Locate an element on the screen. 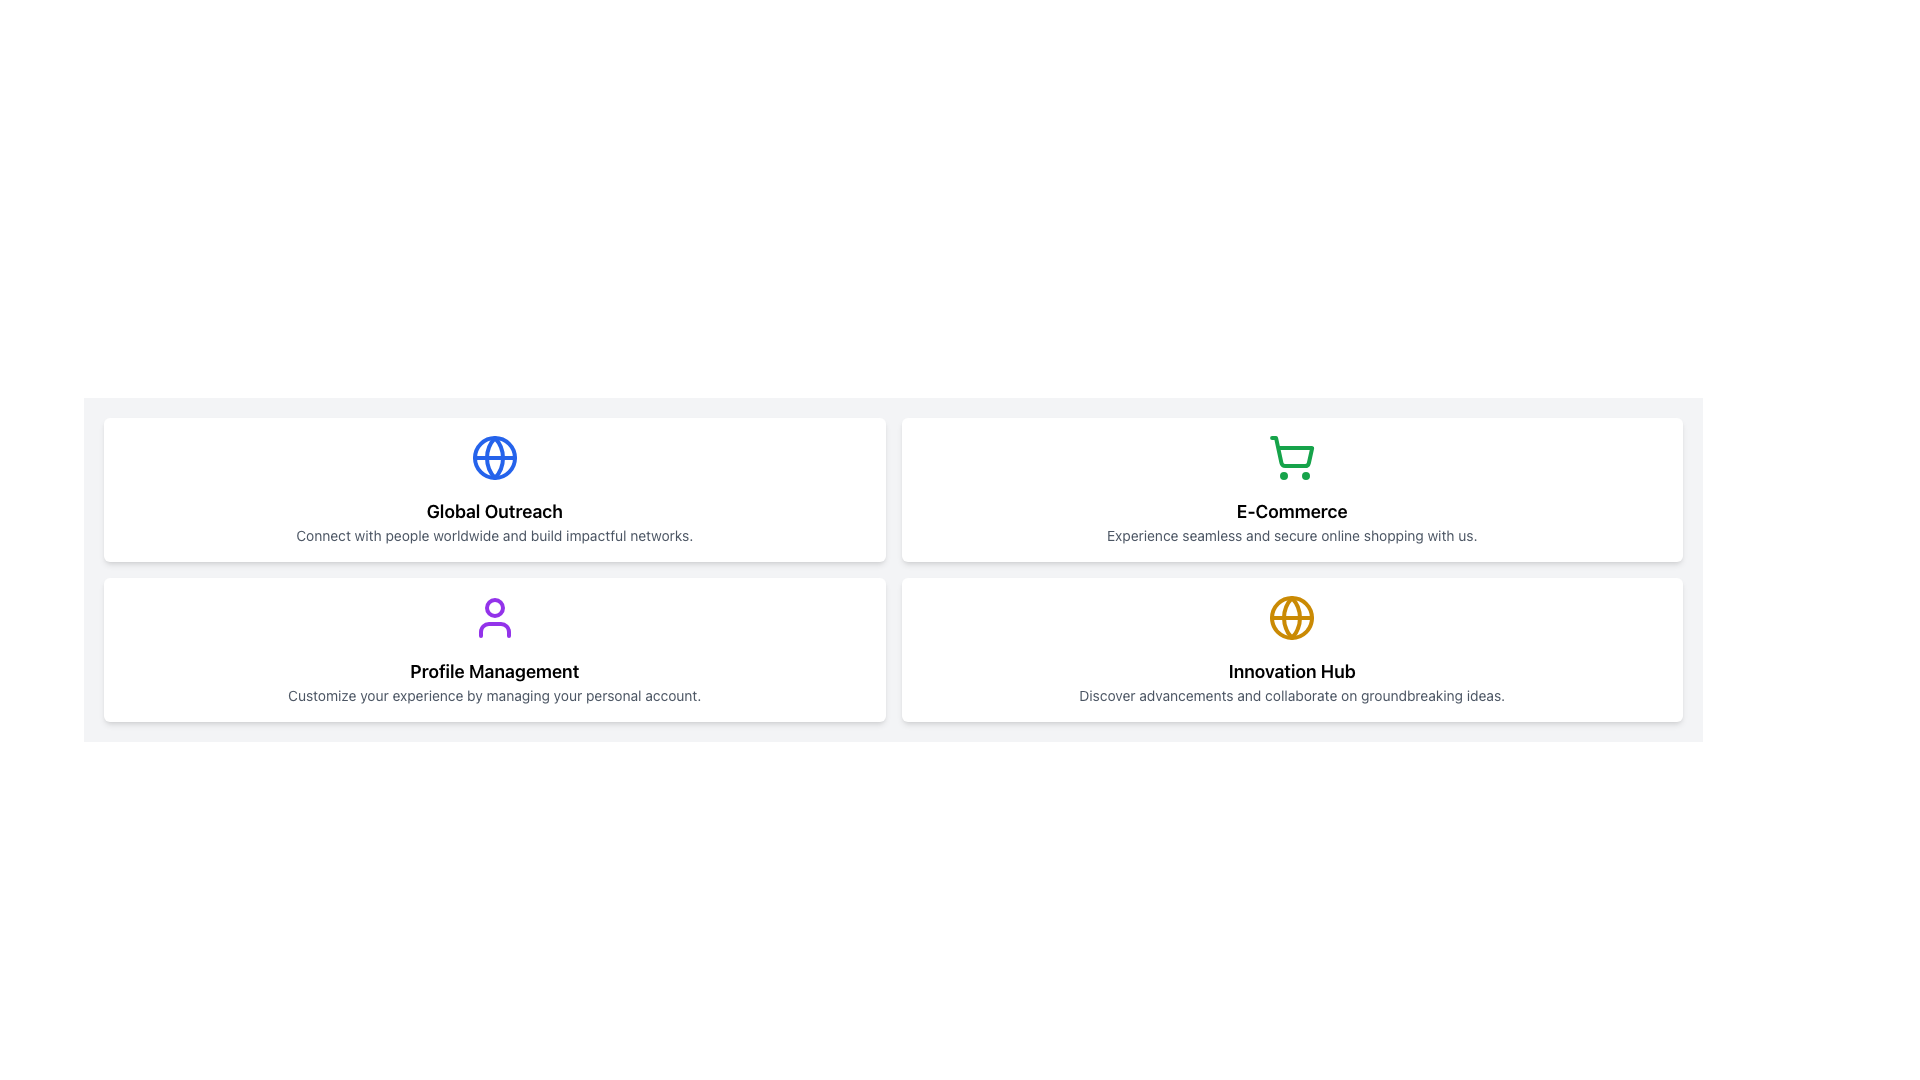 This screenshot has width=1920, height=1080. the 'Global Outreach' label which is a bold text header centrally aligned in a white rounded rectangle, positioned below a globe icon and above a descriptive paragraph is located at coordinates (494, 511).